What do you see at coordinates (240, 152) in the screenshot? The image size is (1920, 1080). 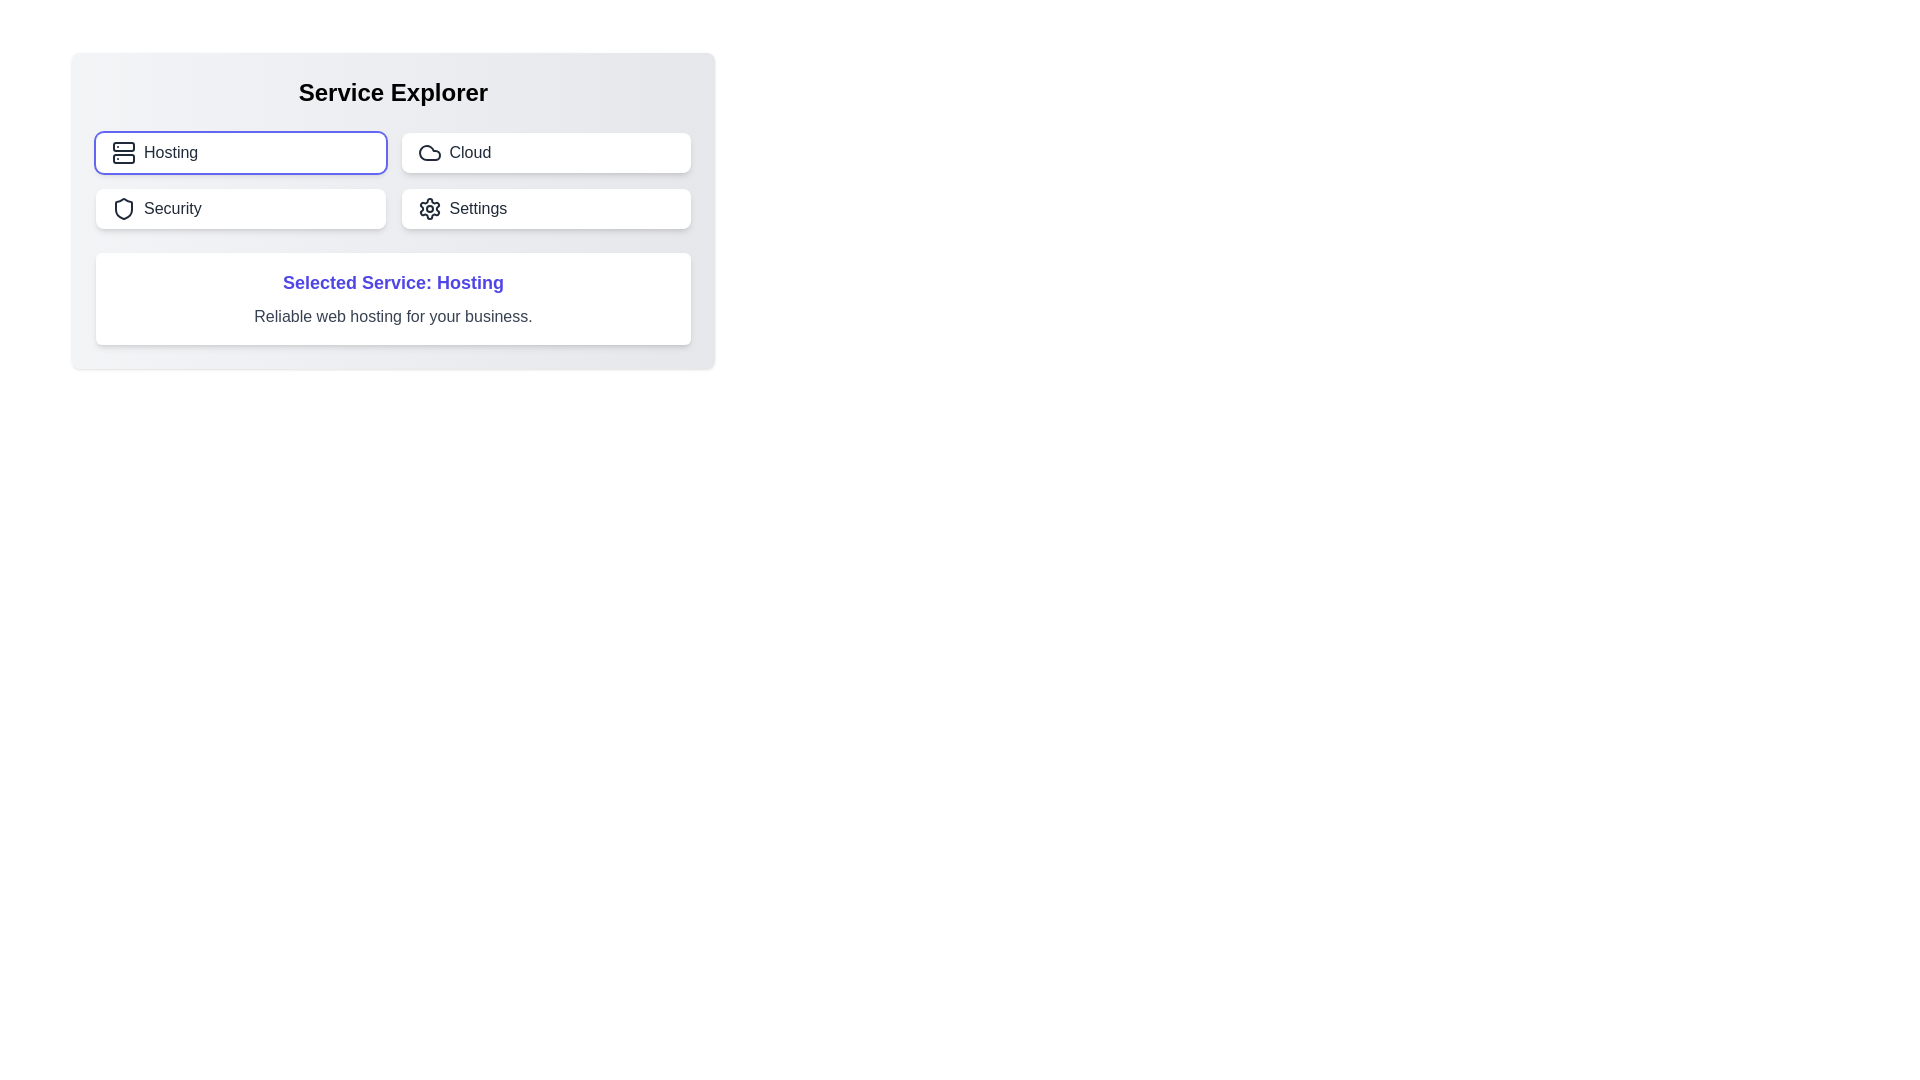 I see `the 'Hosting' service button located in the upper-left part of the 'Service Explorer' panel` at bounding box center [240, 152].